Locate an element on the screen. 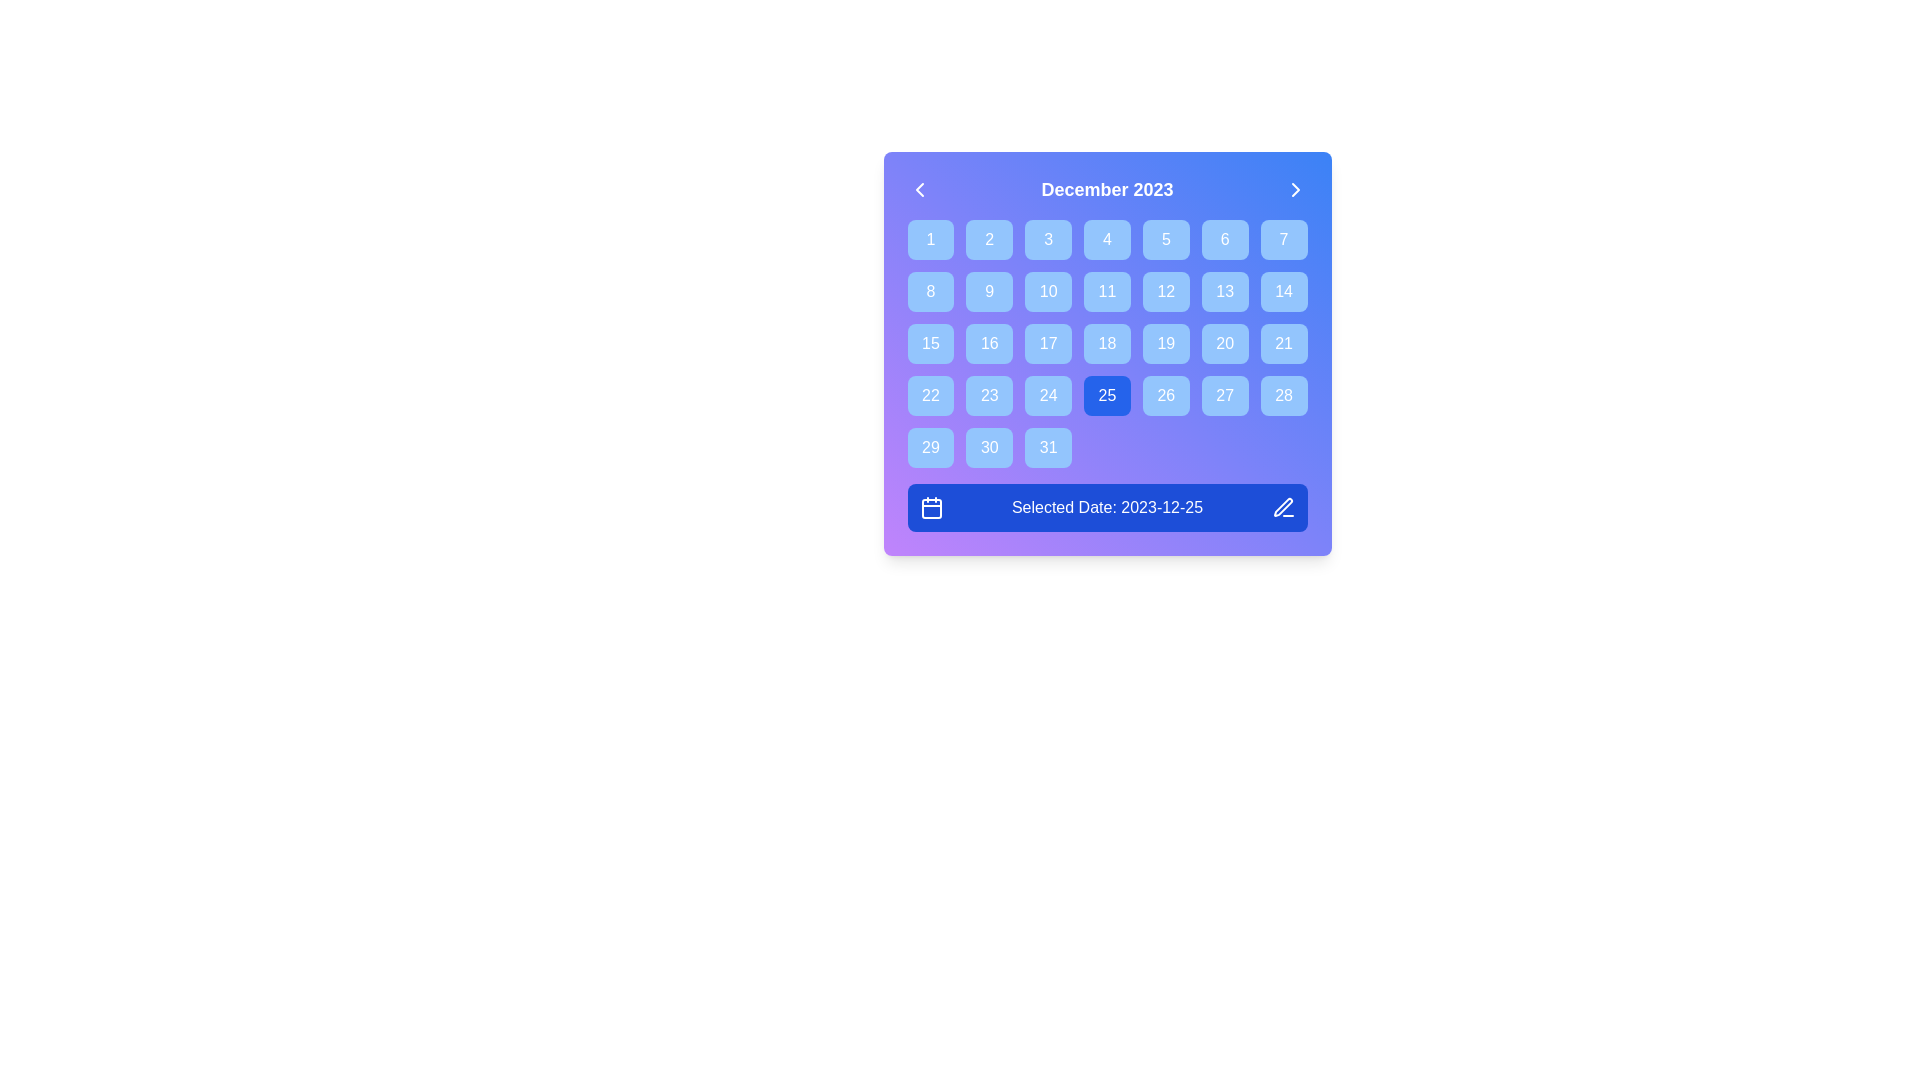 The width and height of the screenshot is (1920, 1080). the calendar icon, which is the first graphical object in the bottom row of the date picker interface is located at coordinates (930, 507).